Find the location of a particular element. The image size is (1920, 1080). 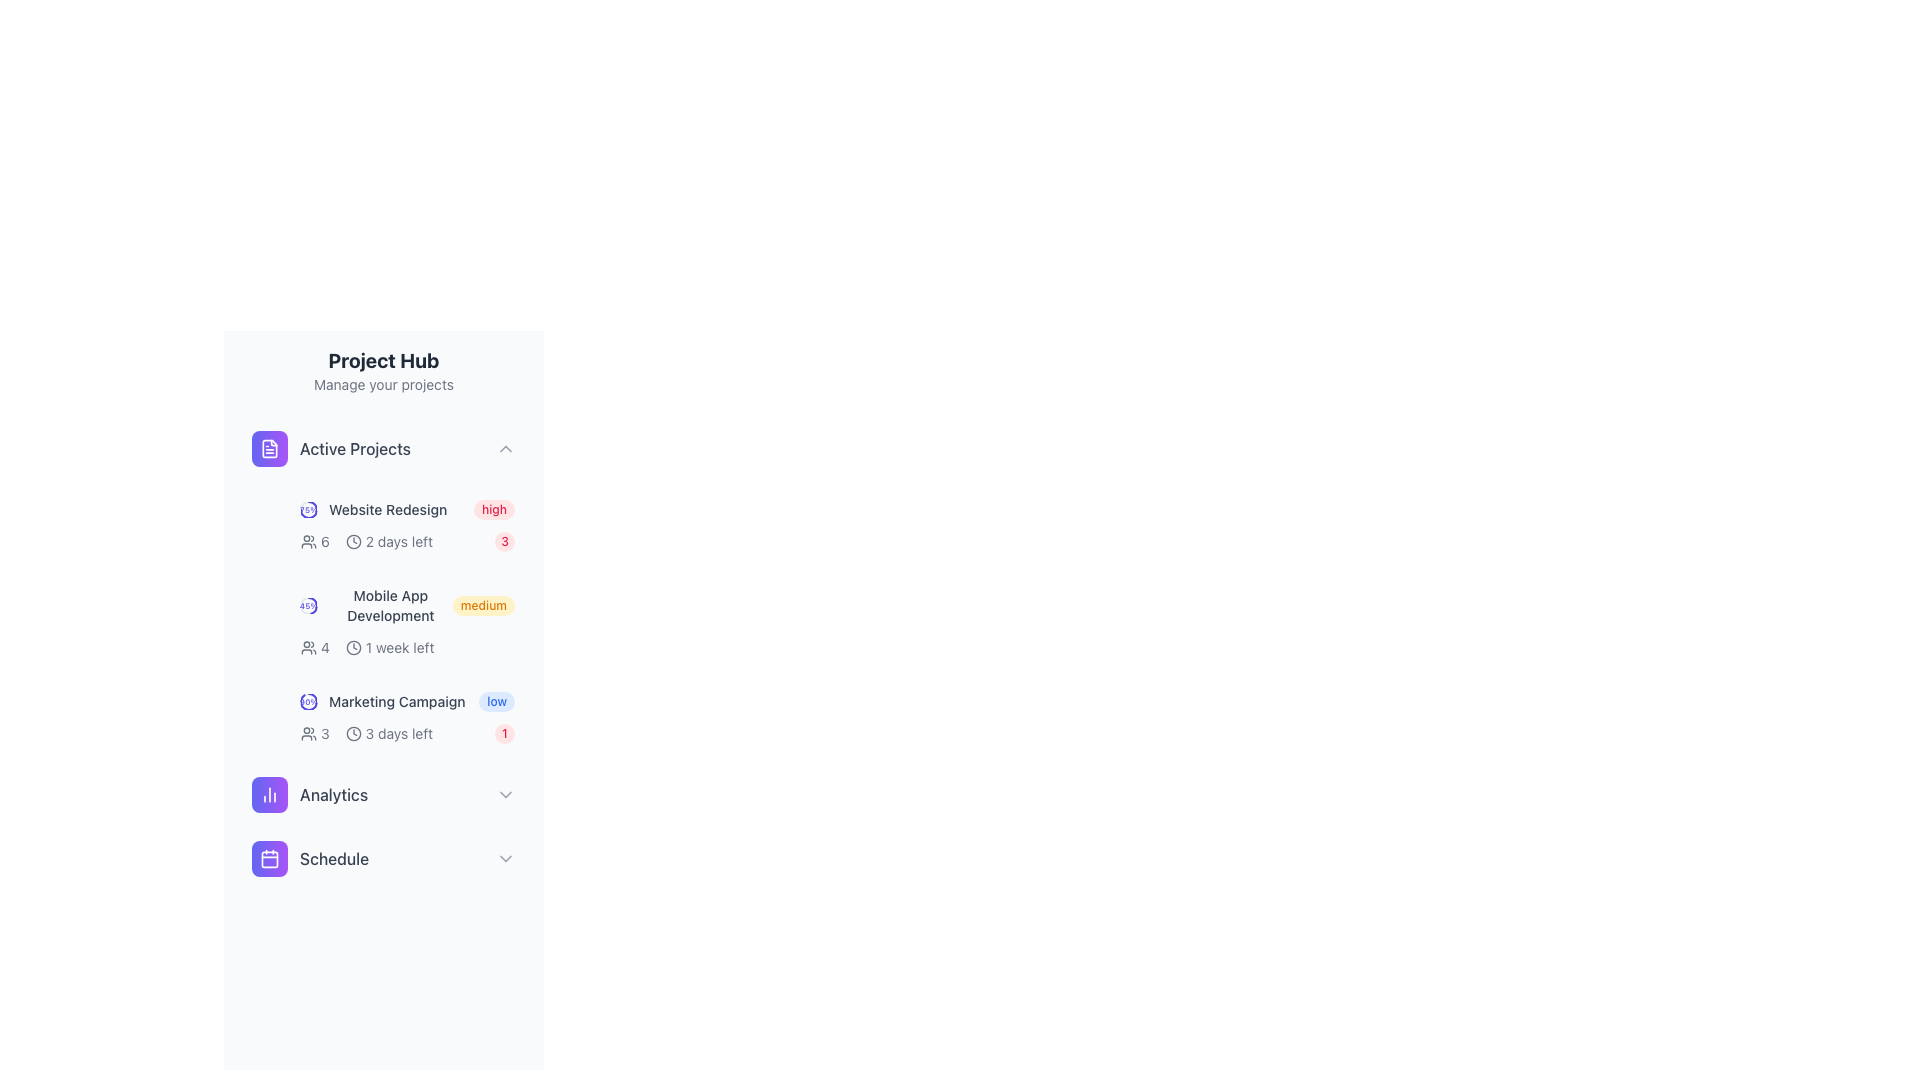

the visual indicator located to the left of the text 'Mobile App Development' in the 'Active Projects' section of the 'Project Hub' interface is located at coordinates (307, 604).